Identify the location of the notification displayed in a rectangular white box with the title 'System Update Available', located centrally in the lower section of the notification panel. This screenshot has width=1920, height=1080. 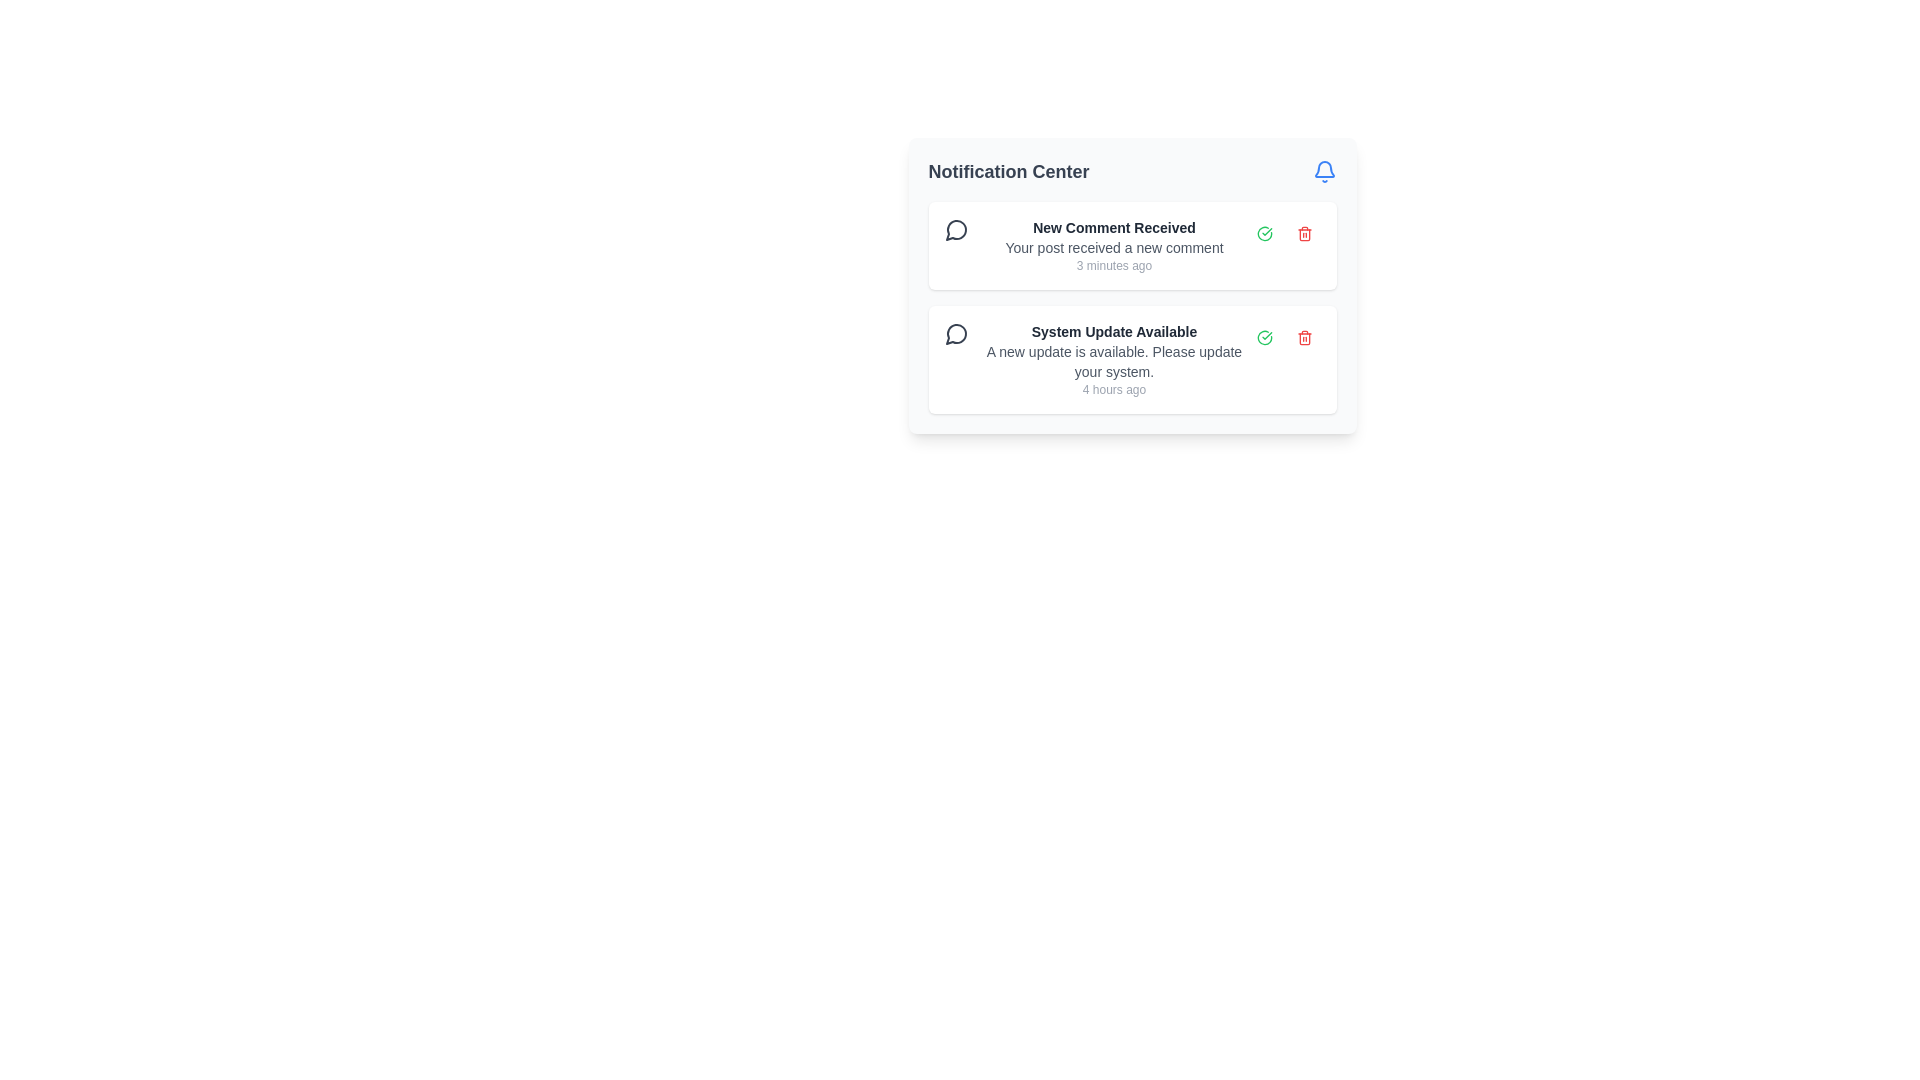
(1113, 358).